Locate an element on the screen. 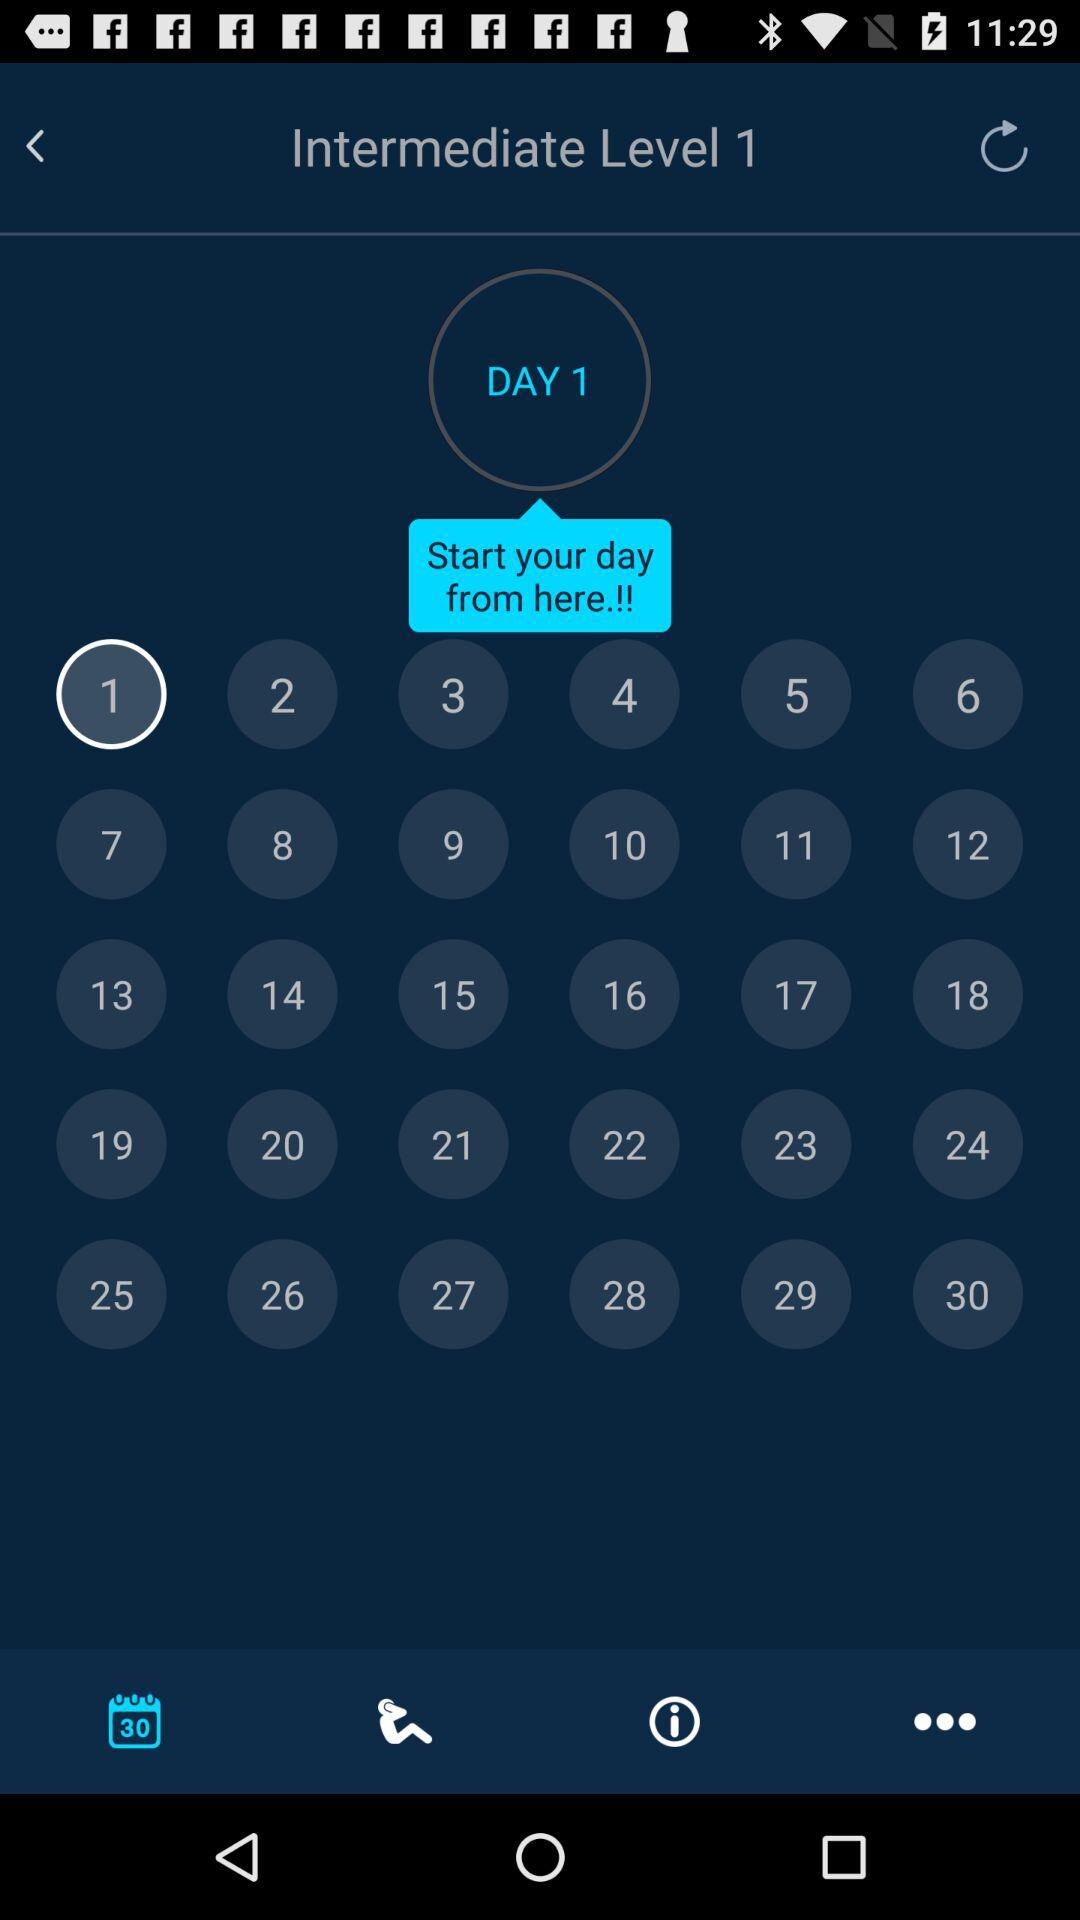 This screenshot has height=1920, width=1080. the 16th day is located at coordinates (623, 994).